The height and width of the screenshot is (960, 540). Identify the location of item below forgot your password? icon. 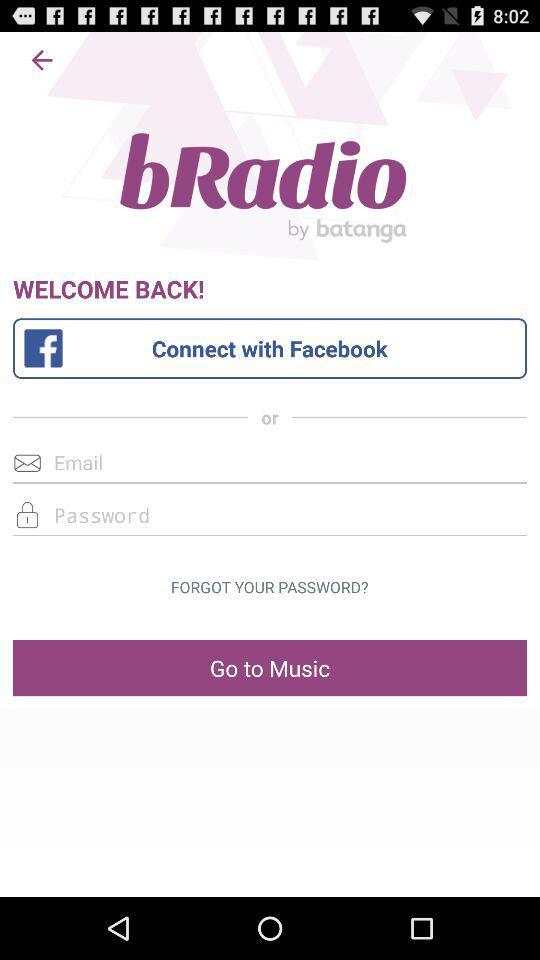
(270, 668).